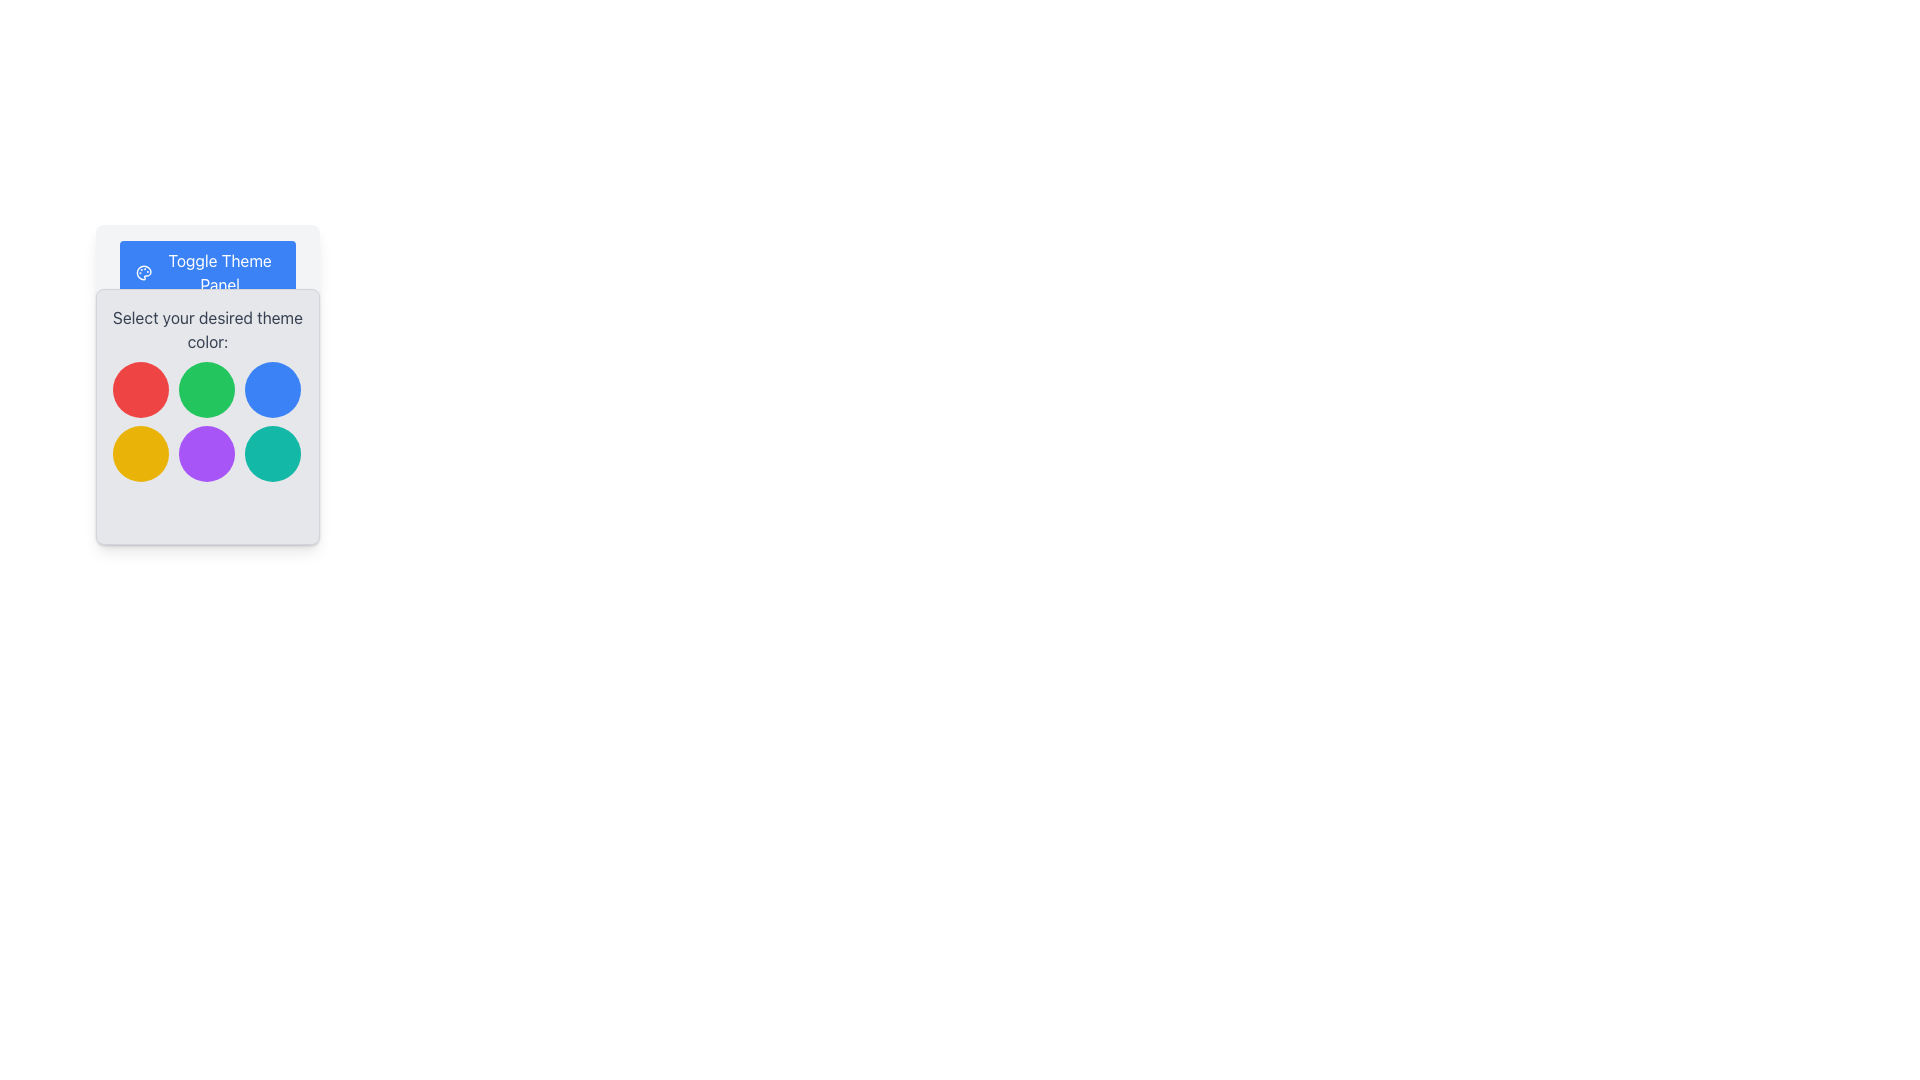 This screenshot has height=1080, width=1920. I want to click on the blue color selector button in the theme picker interface, so click(272, 389).